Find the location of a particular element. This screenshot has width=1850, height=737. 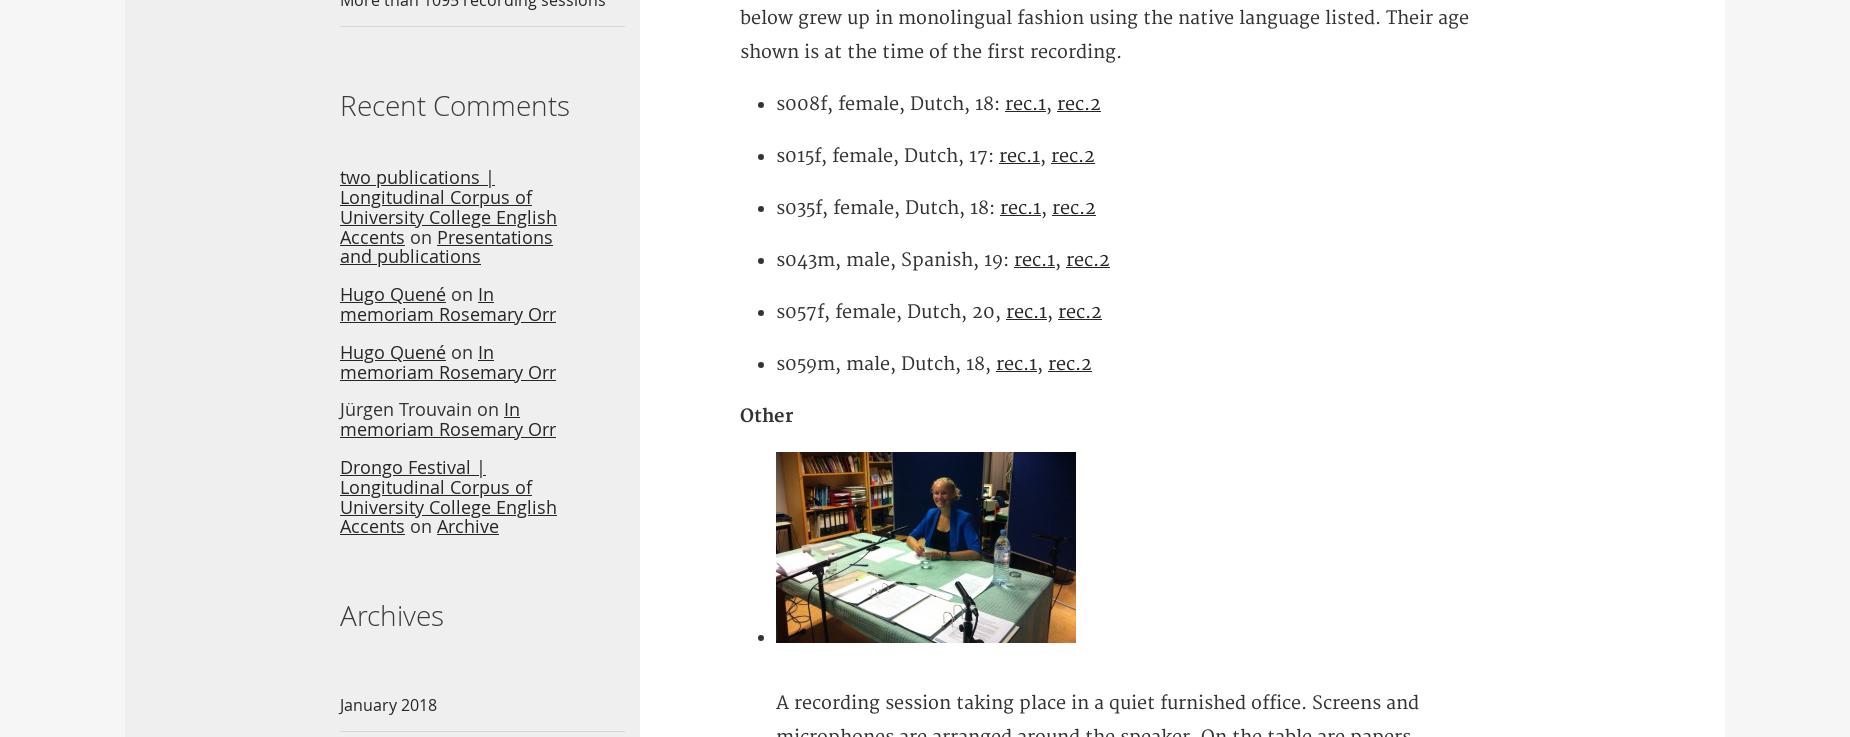

'Jürgen Trouvain' is located at coordinates (405, 409).